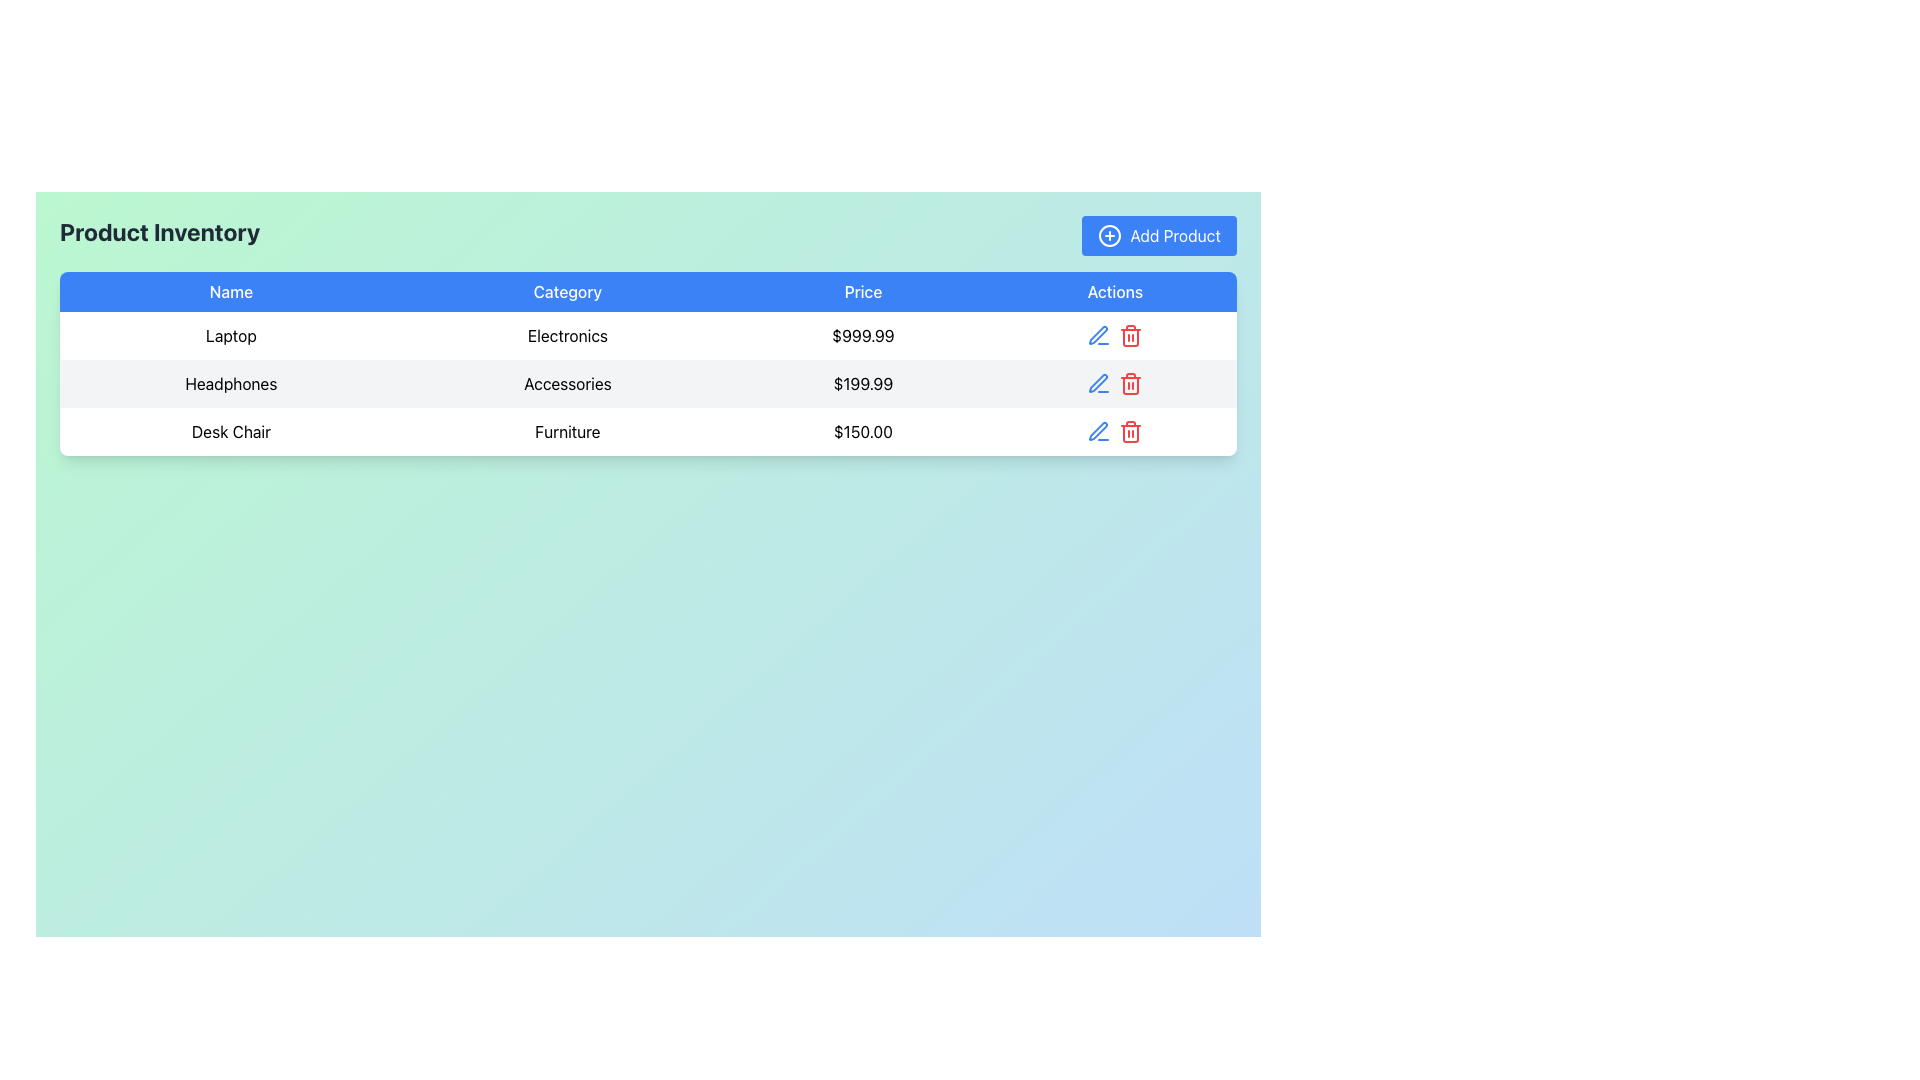 The image size is (1920, 1080). I want to click on displayed price value for 'Headphones' and 'Accessories' in the Text label located in the third column of the second row under the 'Price' column, so click(863, 384).